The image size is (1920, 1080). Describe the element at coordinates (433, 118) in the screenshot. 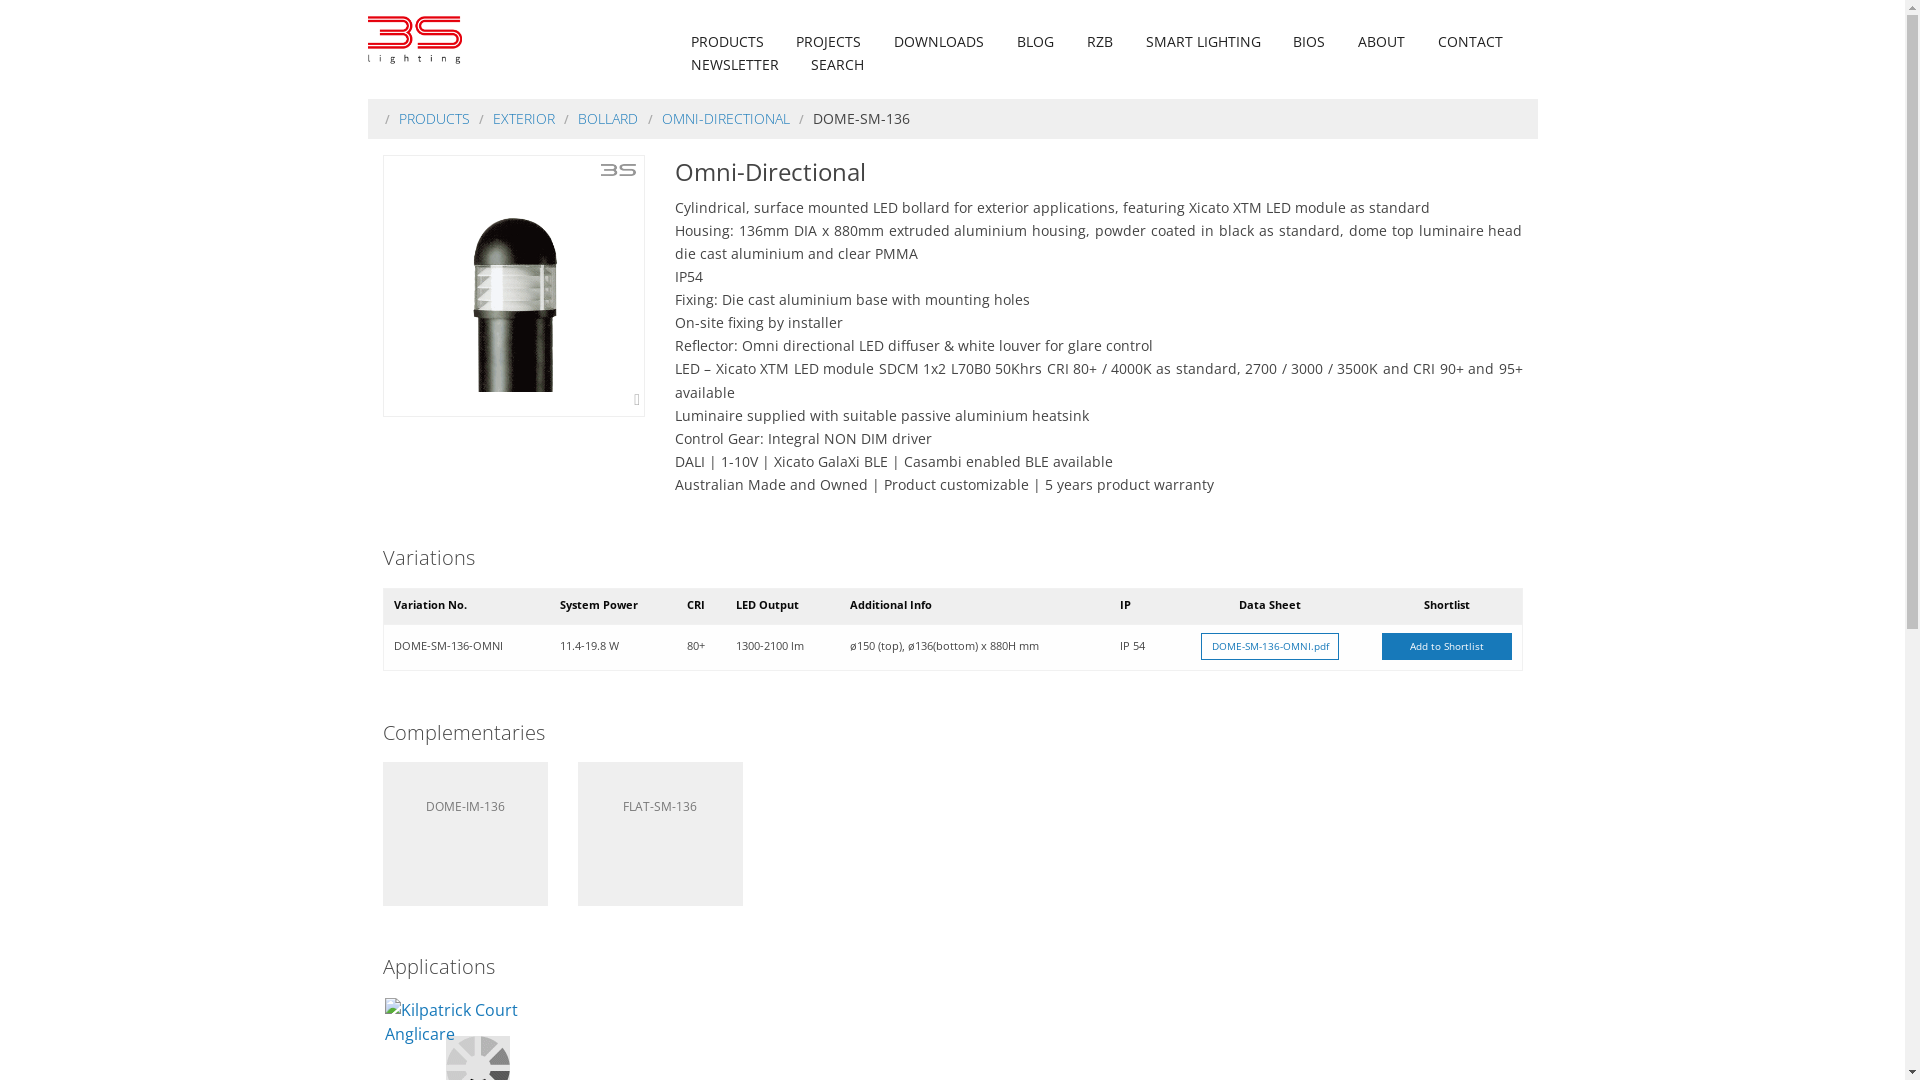

I see `'PRODUCTS'` at that location.